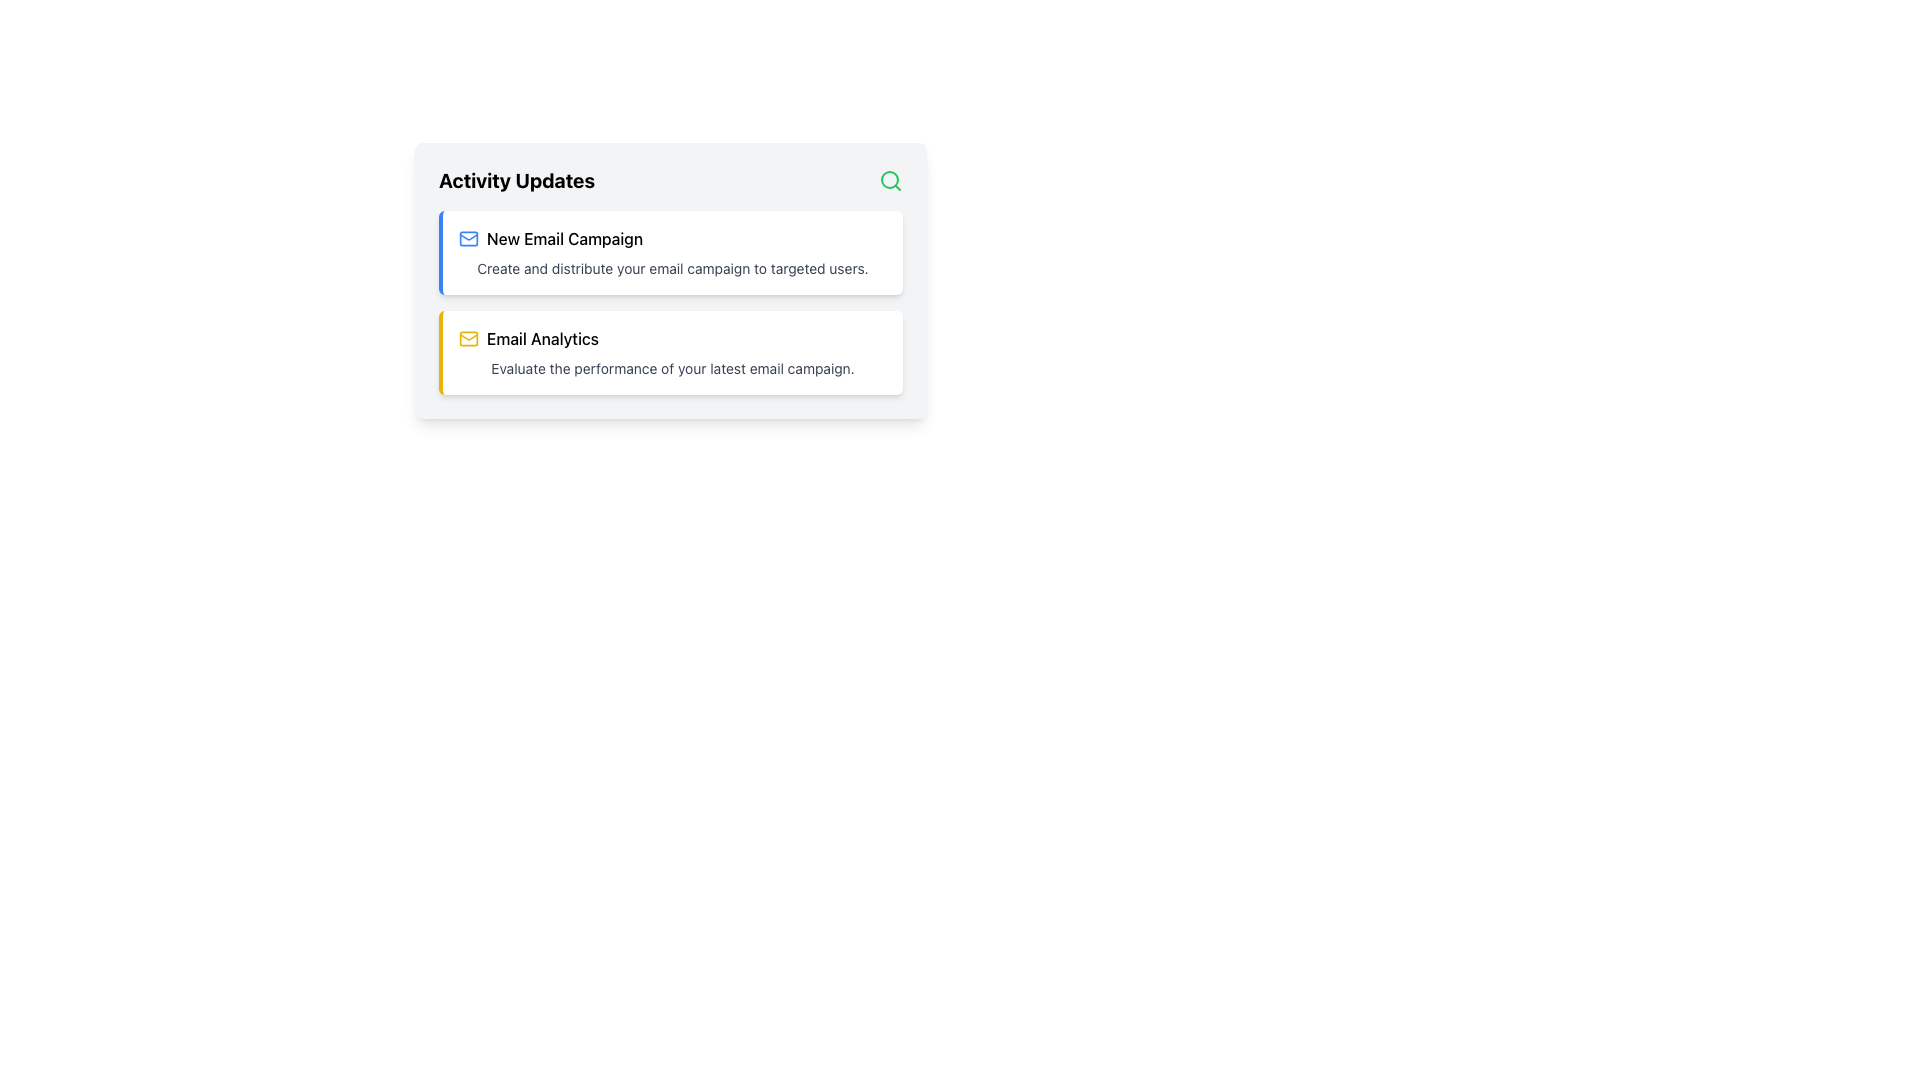  Describe the element at coordinates (468, 238) in the screenshot. I see `the blue rectangular envelope icon located to the left of the 'New Email Campaign' text in the 'Activity Updates' section` at that location.